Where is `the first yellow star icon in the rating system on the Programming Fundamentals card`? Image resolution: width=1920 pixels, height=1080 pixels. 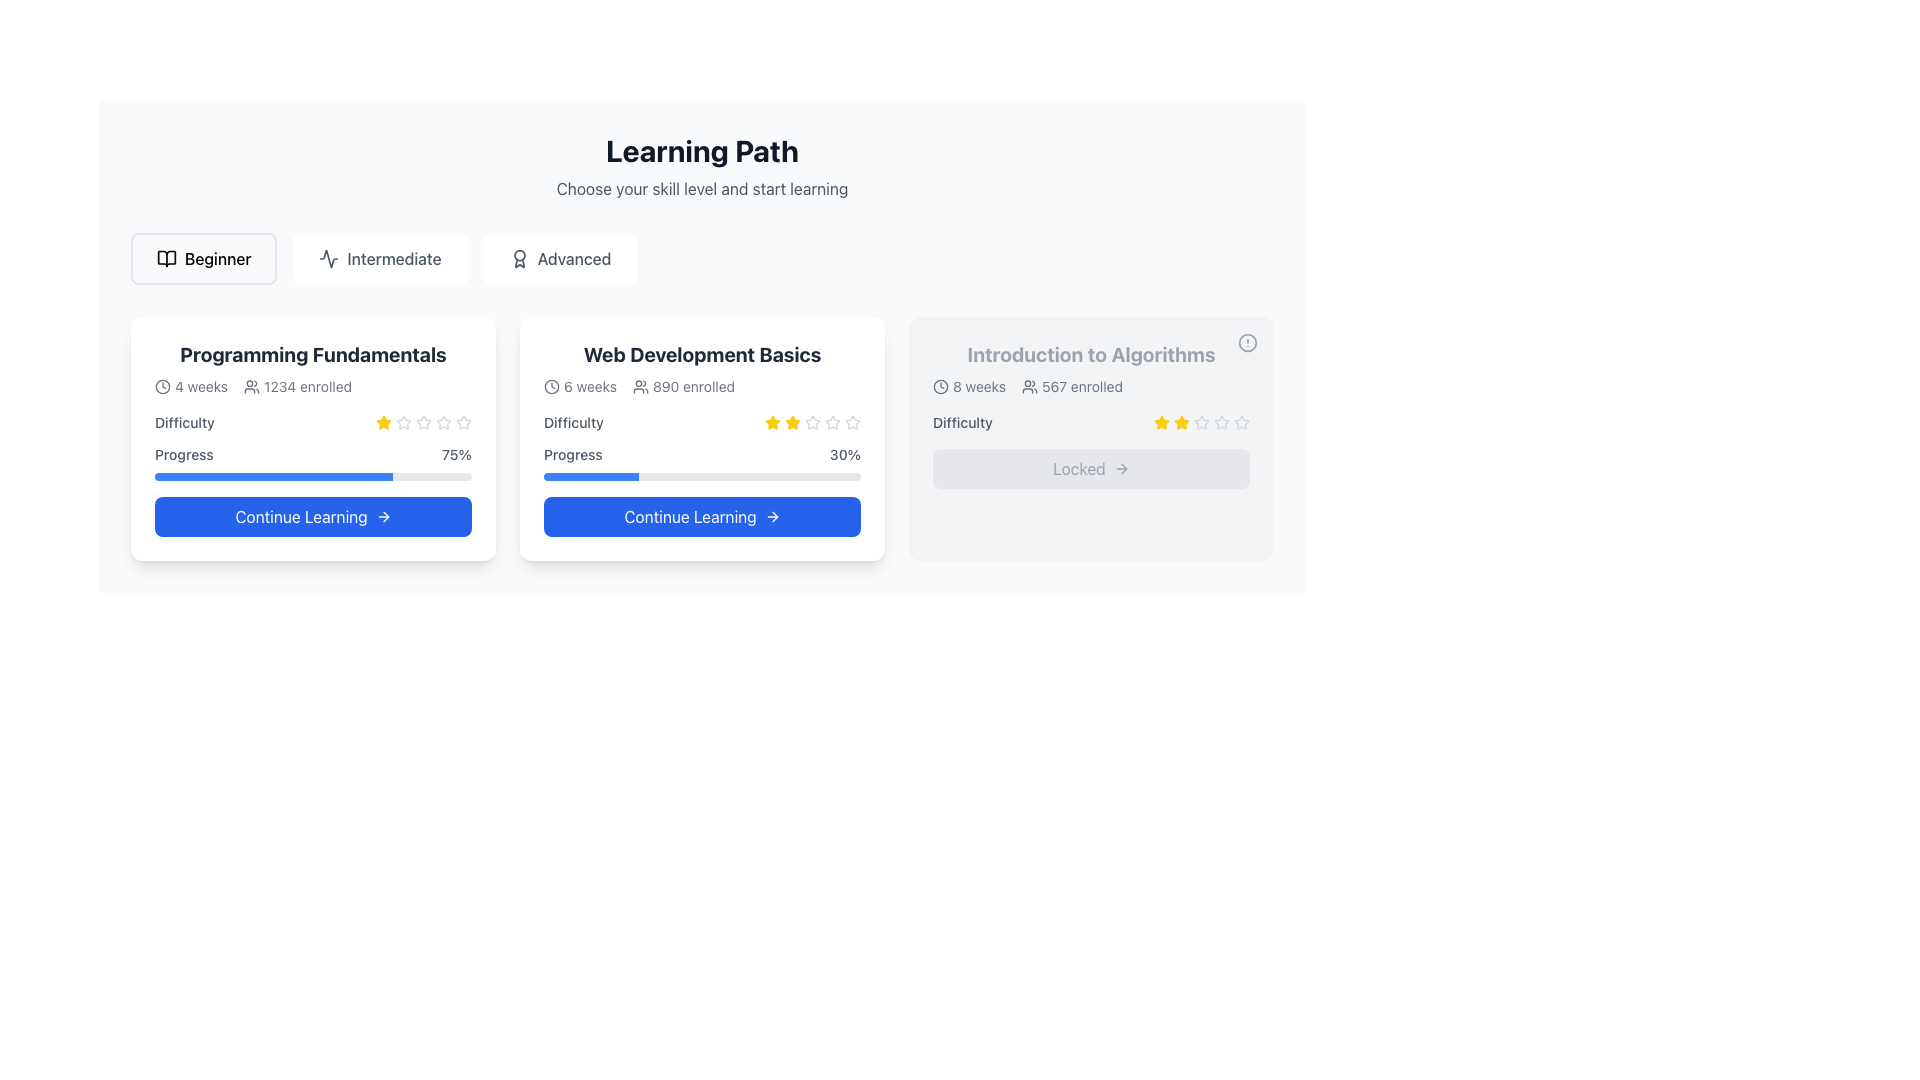
the first yellow star icon in the rating system on the Programming Fundamentals card is located at coordinates (384, 422).